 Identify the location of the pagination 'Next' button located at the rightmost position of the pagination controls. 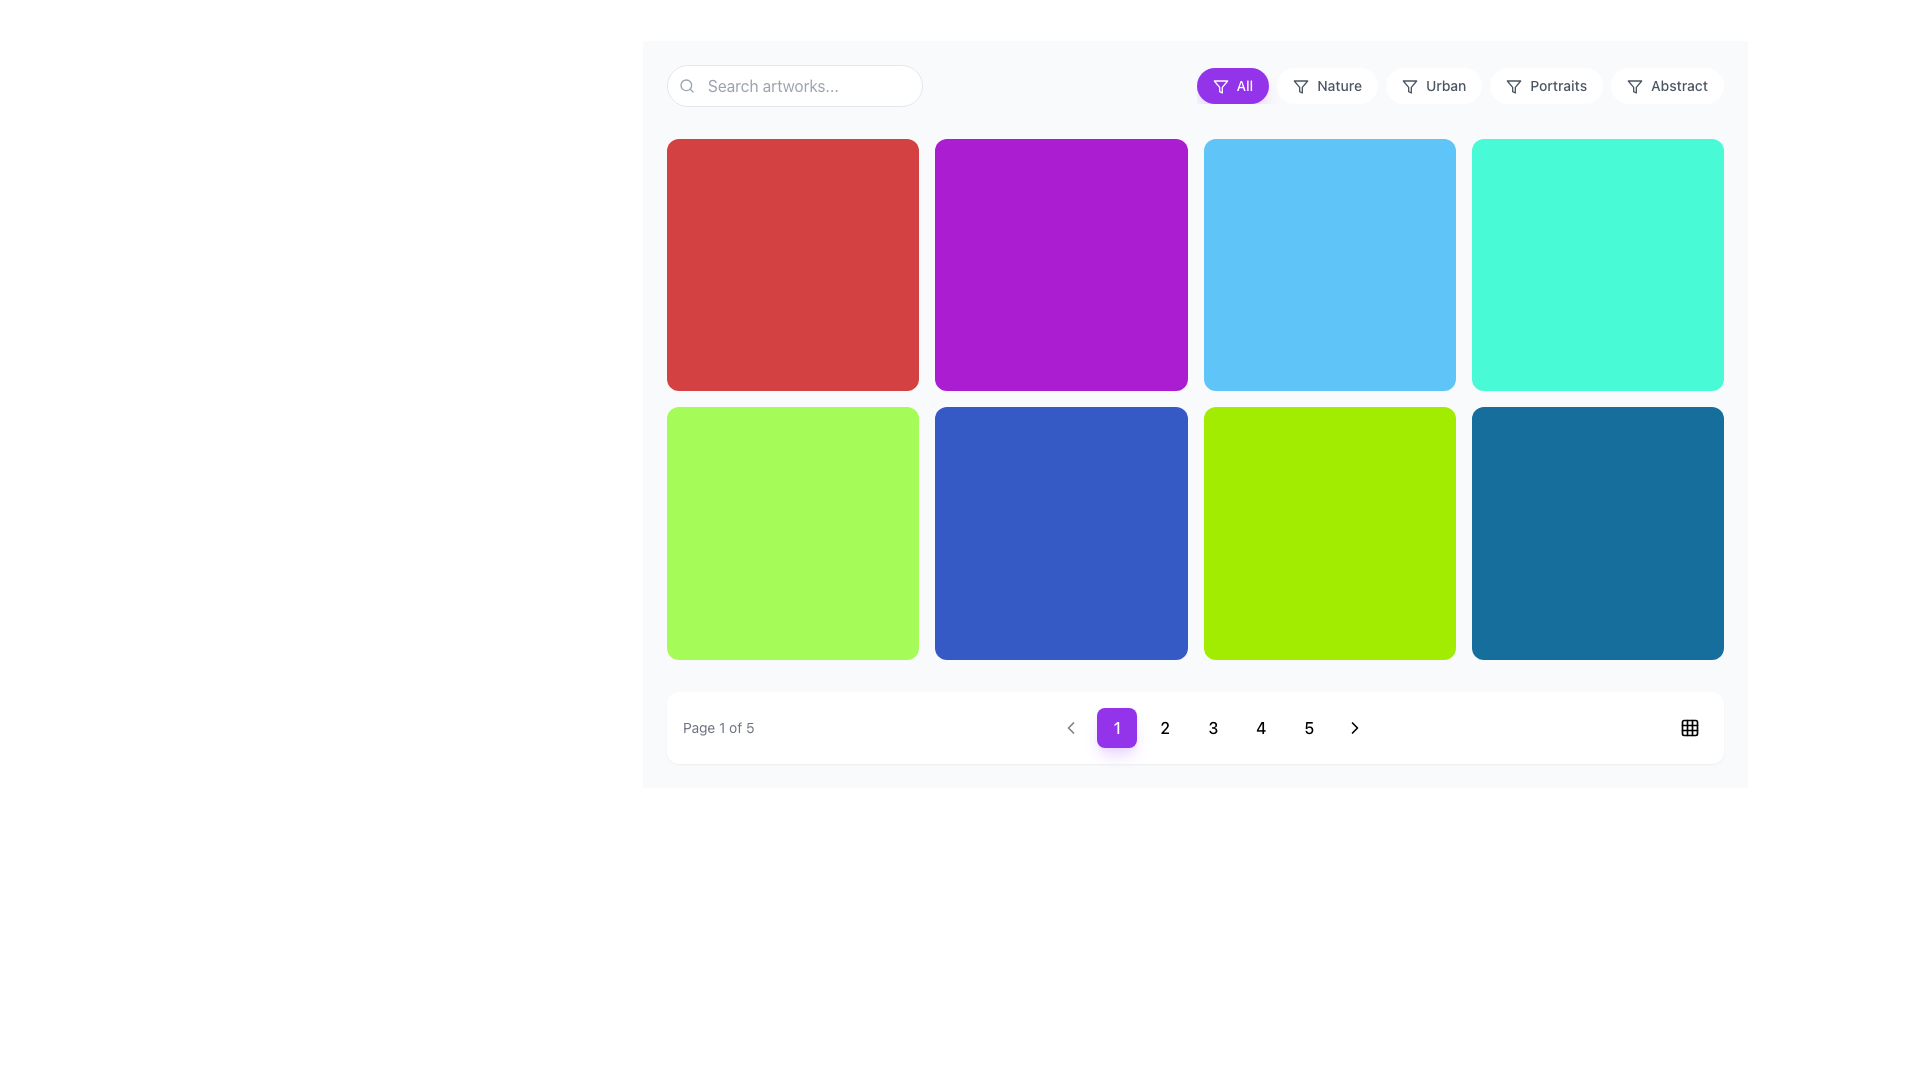
(1355, 727).